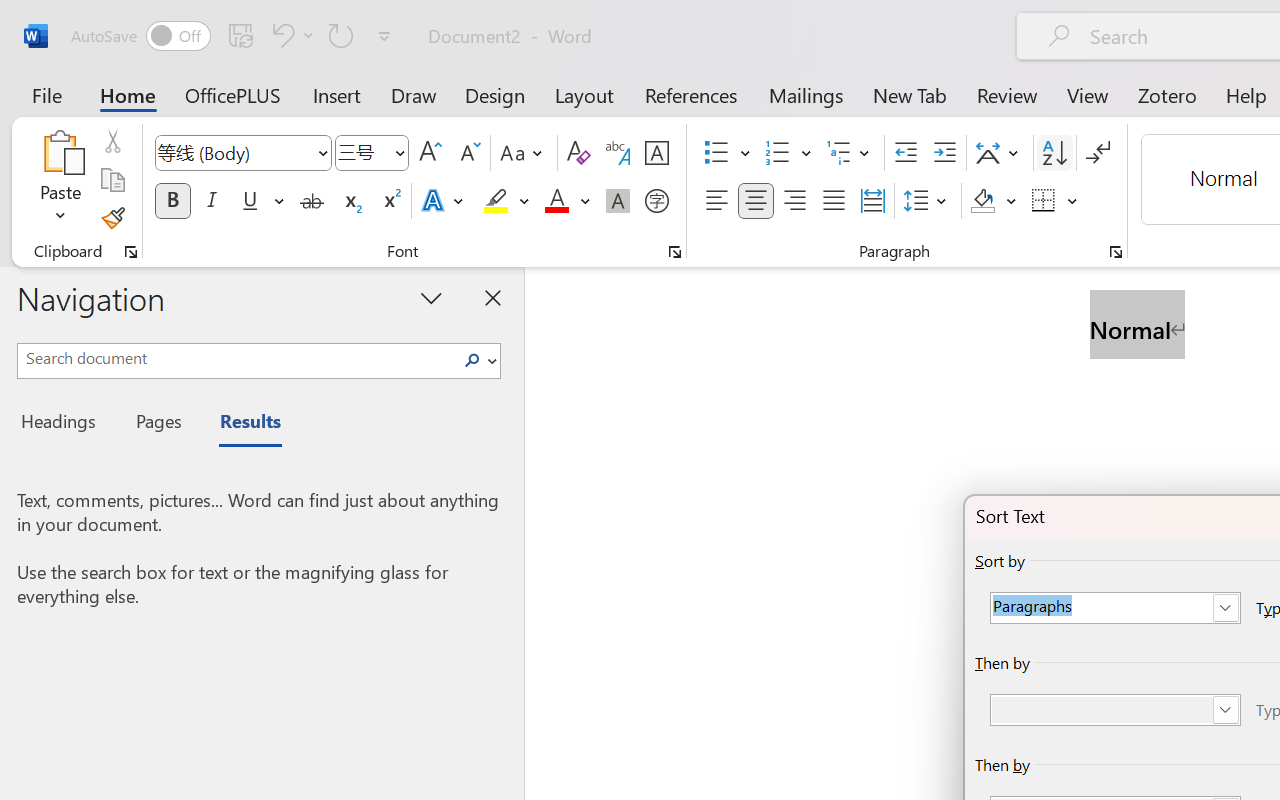 The width and height of the screenshot is (1280, 800). I want to click on 'Save', so click(240, 34).